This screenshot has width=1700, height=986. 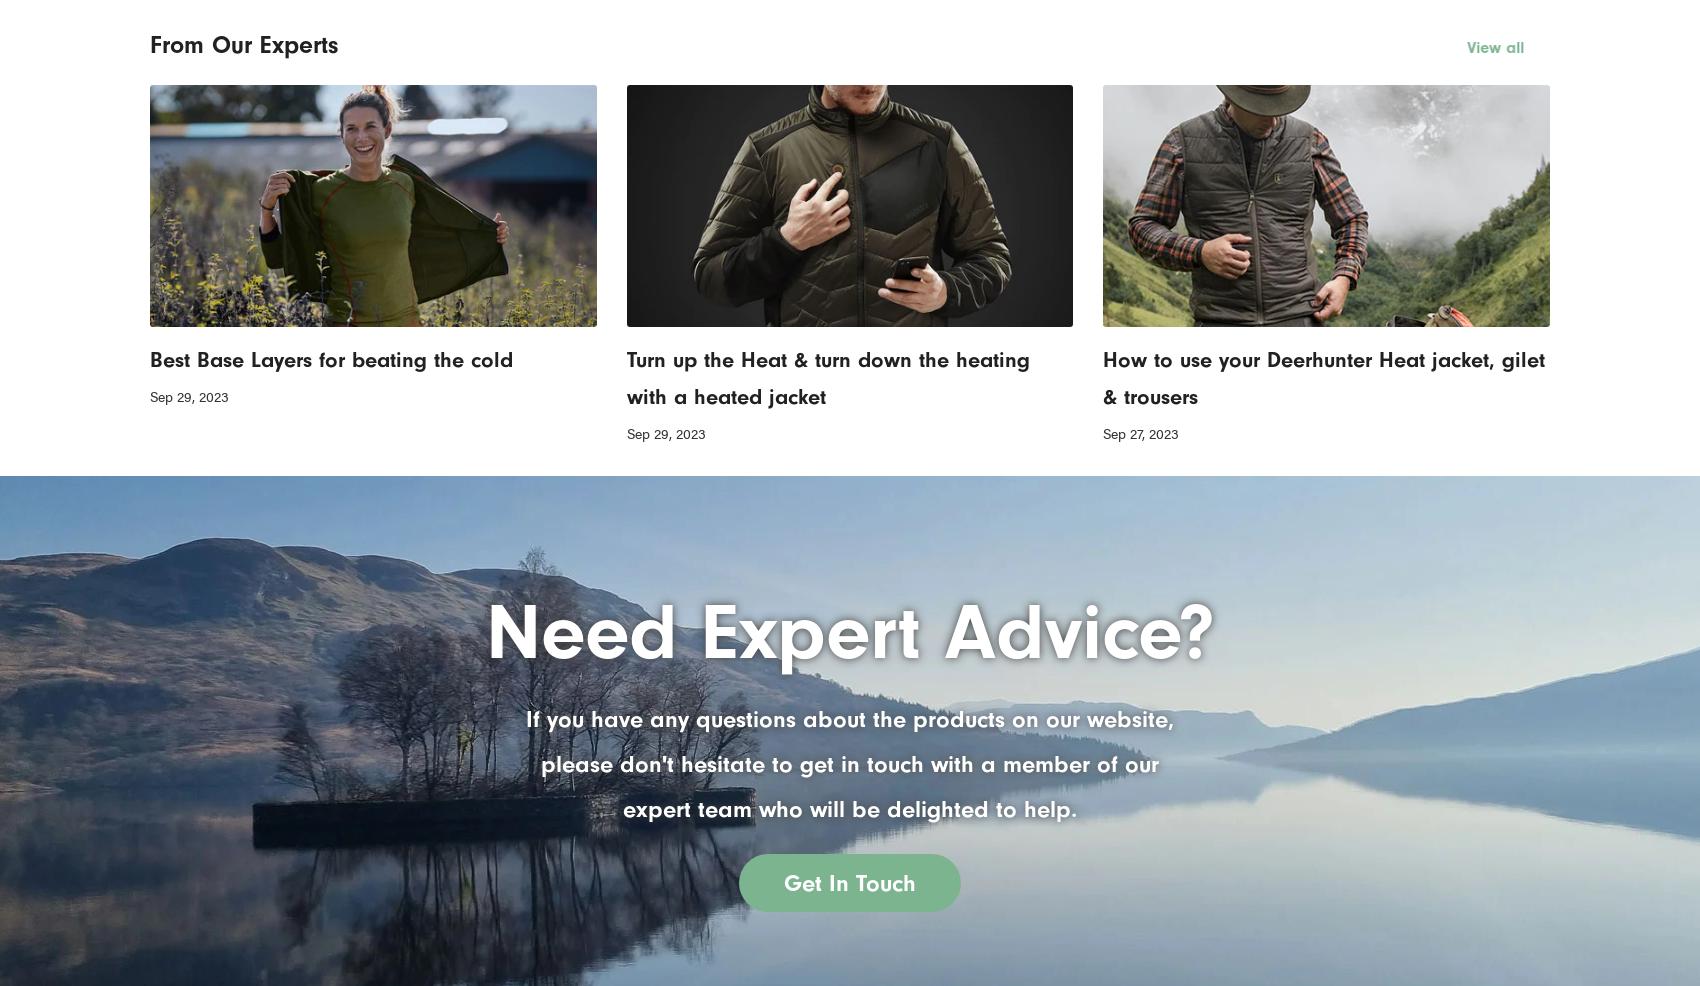 I want to click on 'From Our Experts', so click(x=243, y=43).